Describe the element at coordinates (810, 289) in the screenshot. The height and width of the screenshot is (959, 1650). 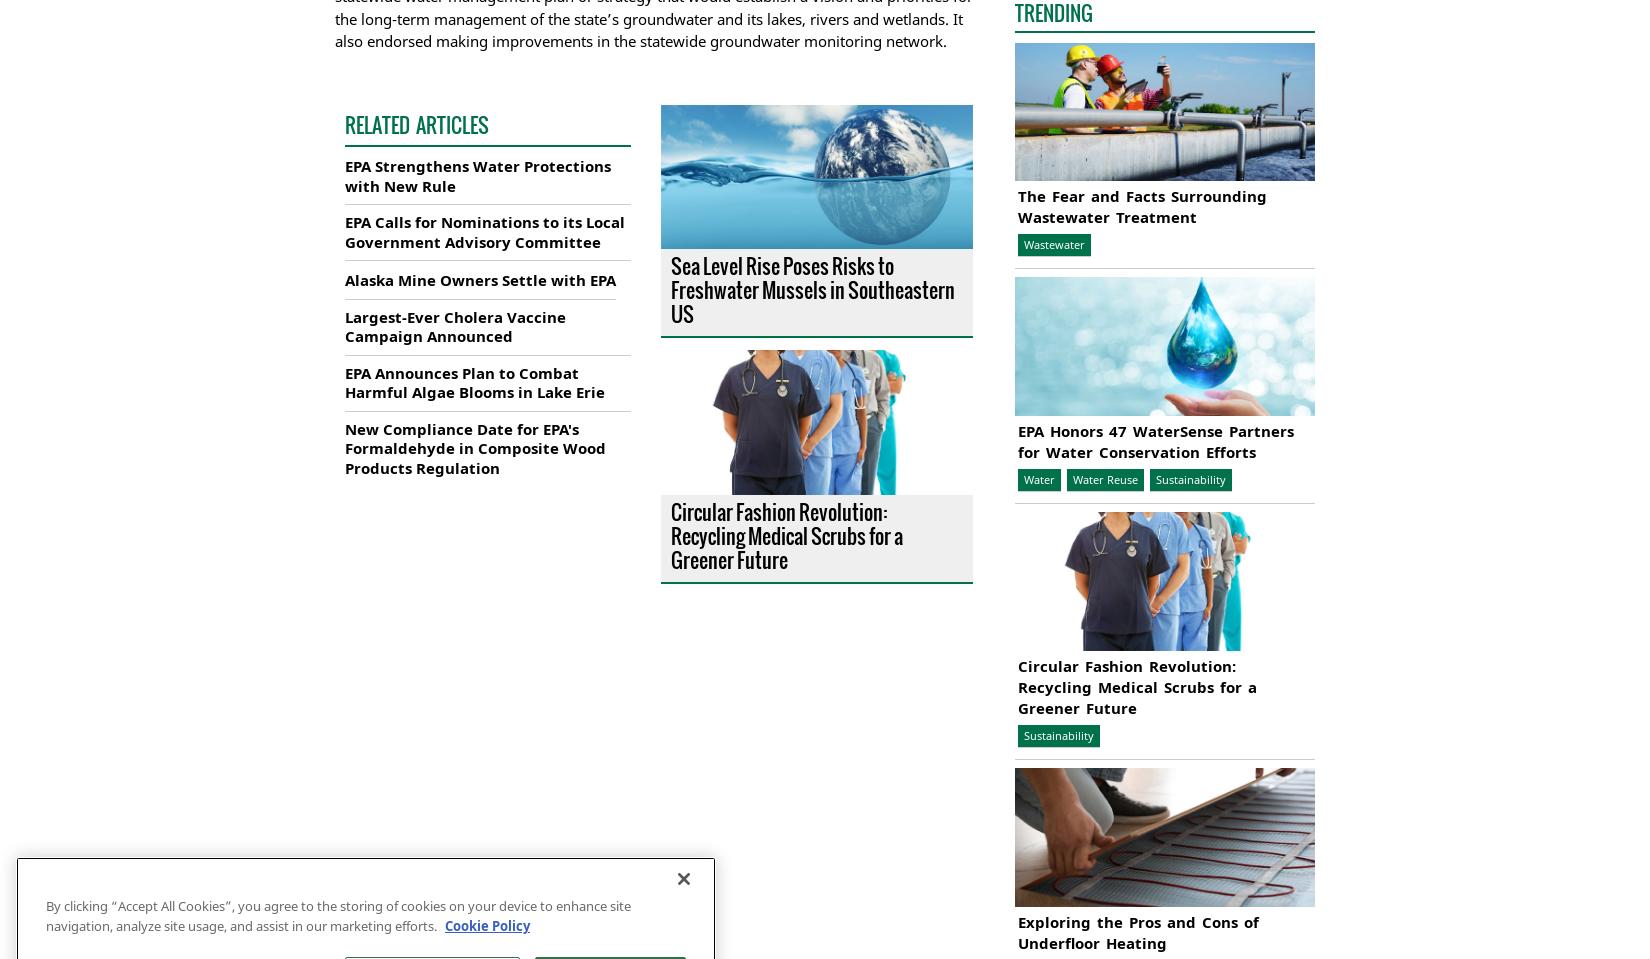
I see `'Sea Level Rise Poses Risks to Freshwater Mussels in Southeastern US'` at that location.